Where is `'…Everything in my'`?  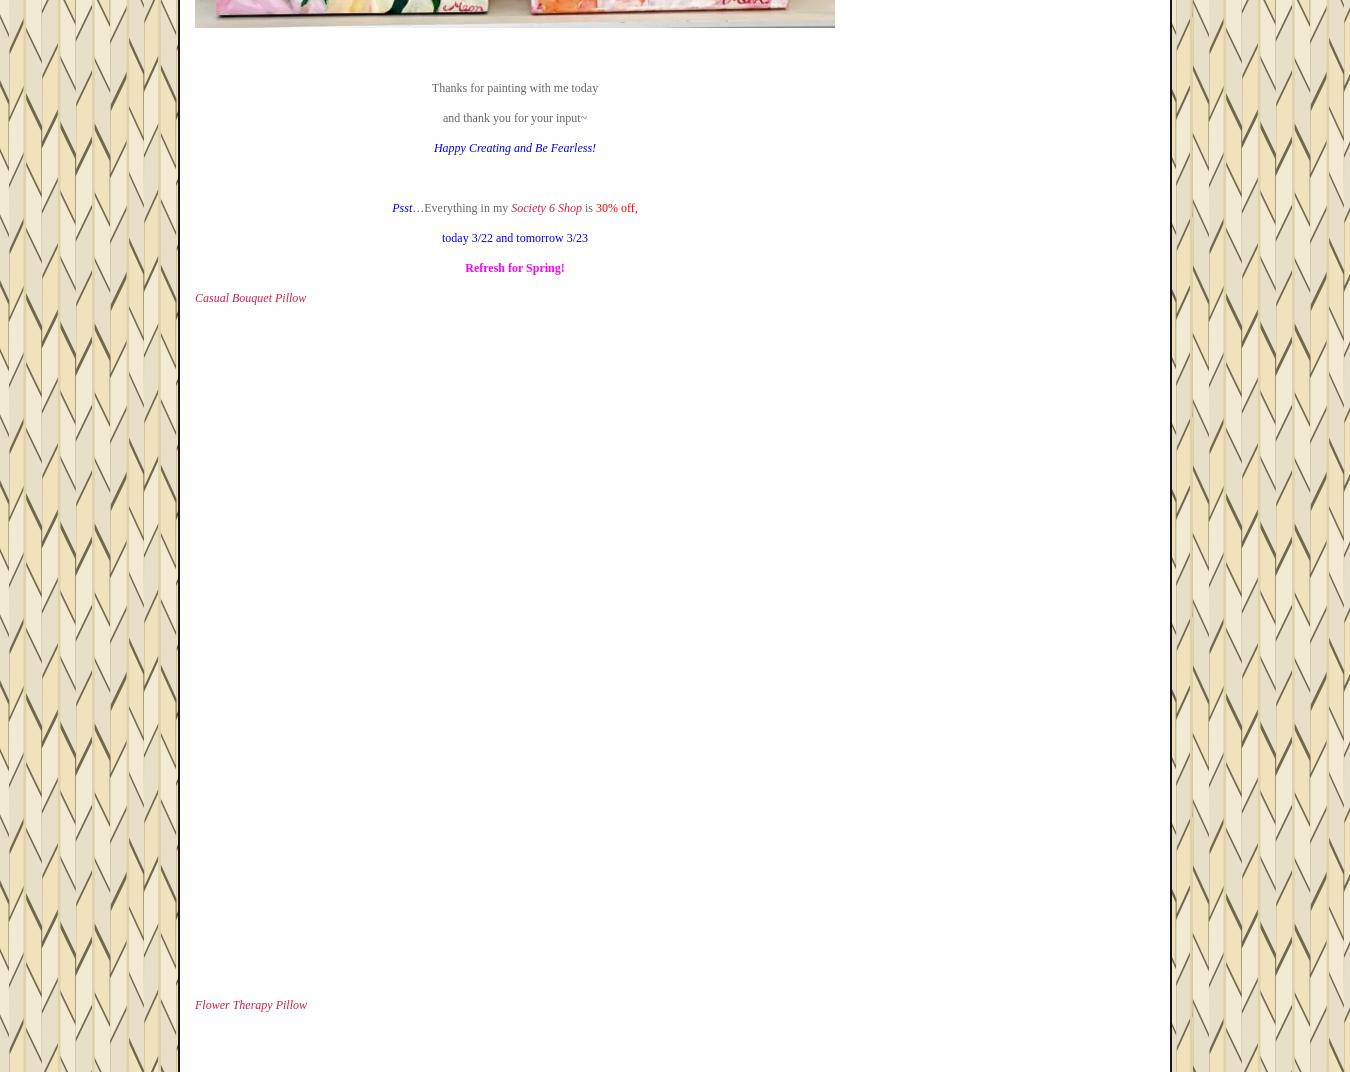 '…Everything in my' is located at coordinates (460, 207).